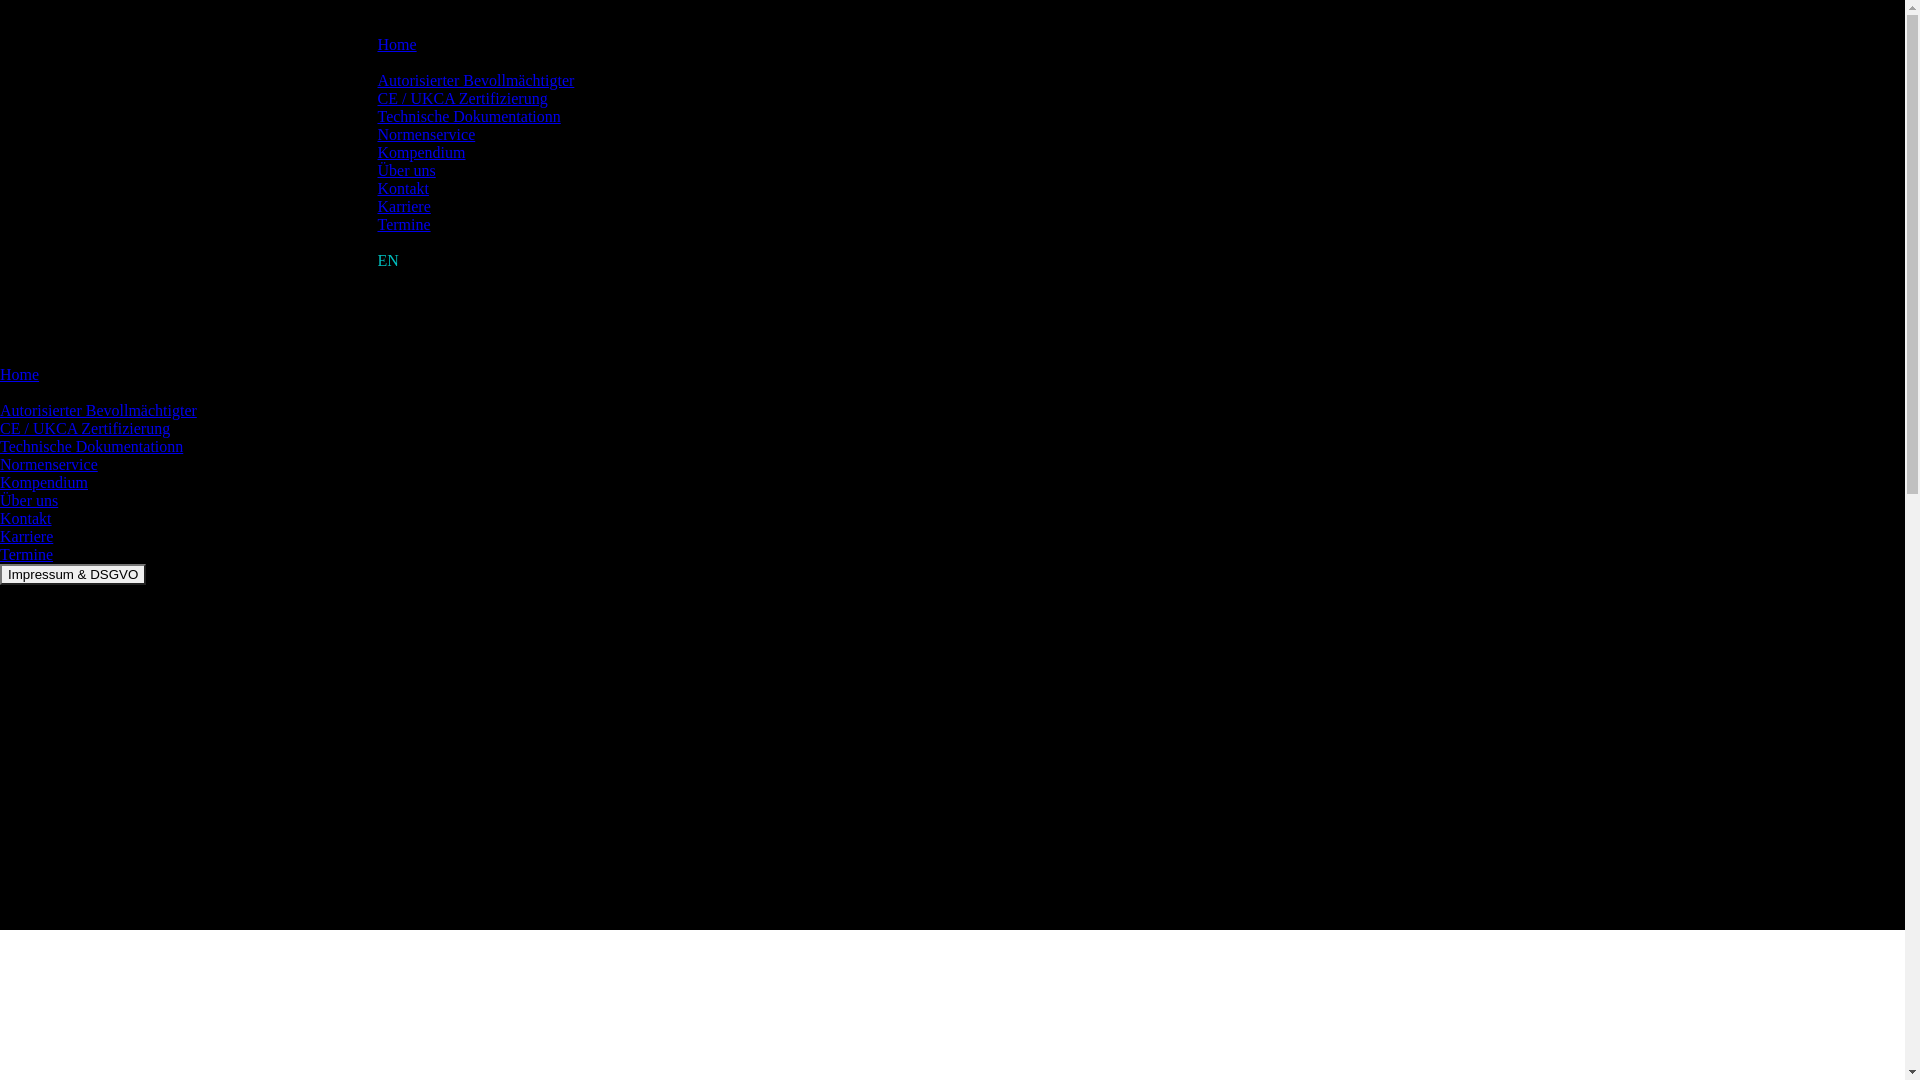 Image resolution: width=1920 pixels, height=1080 pixels. I want to click on 'Karriere', so click(0, 535).